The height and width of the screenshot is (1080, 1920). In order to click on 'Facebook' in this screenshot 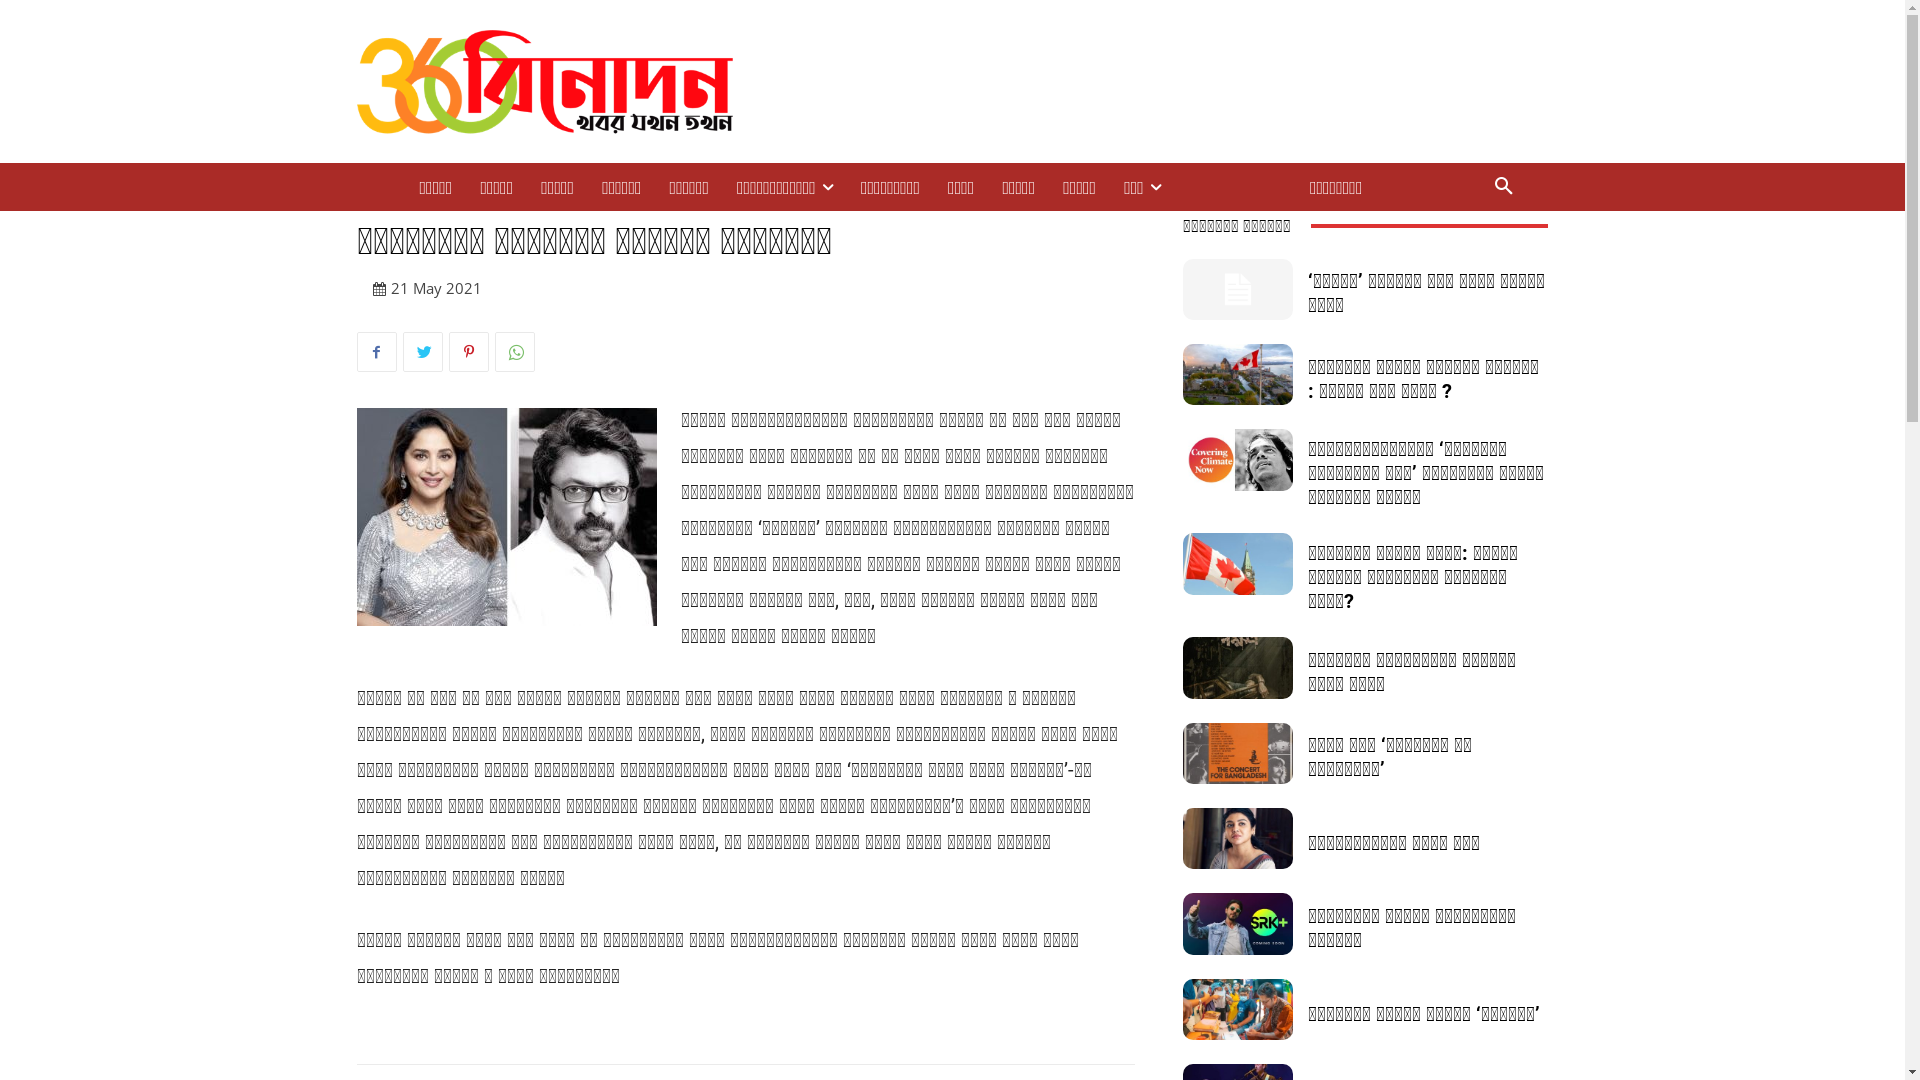, I will do `click(375, 350)`.